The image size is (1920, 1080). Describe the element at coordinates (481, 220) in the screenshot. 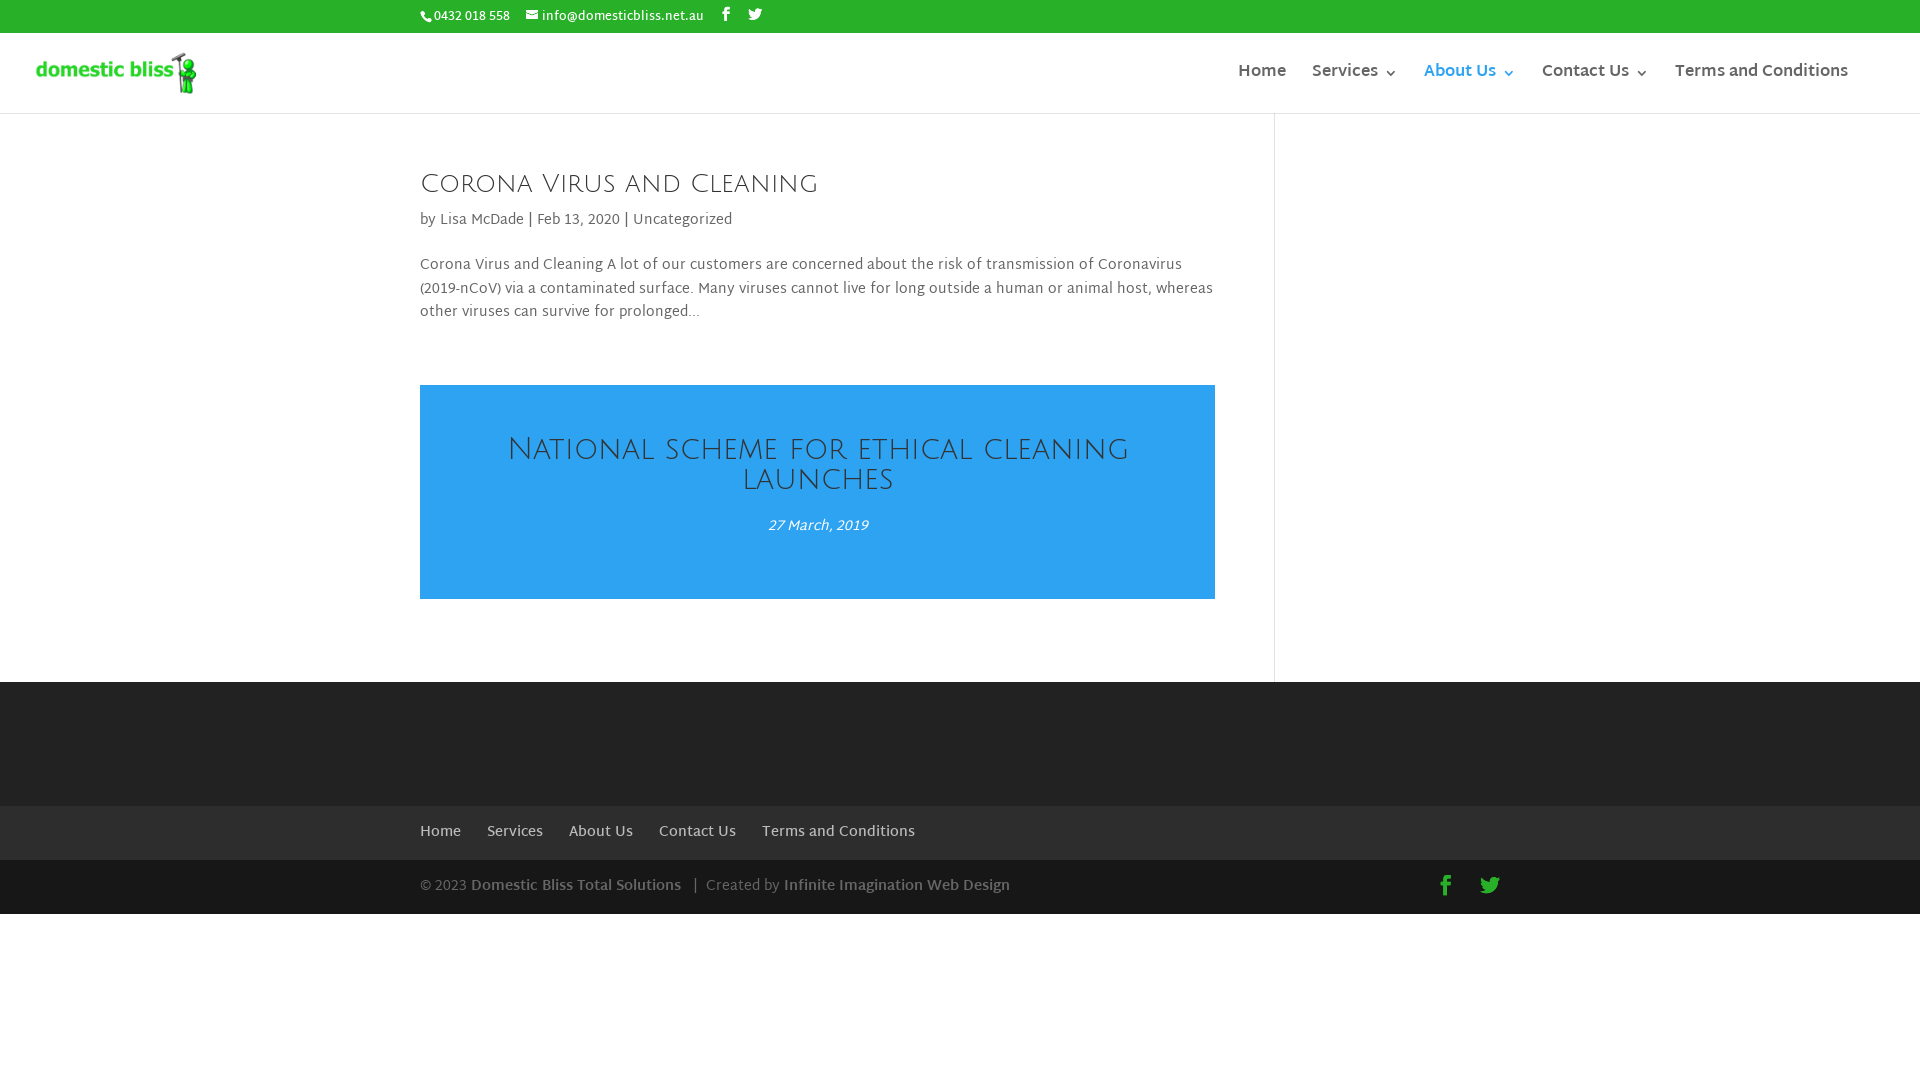

I see `'Lisa McDade'` at that location.